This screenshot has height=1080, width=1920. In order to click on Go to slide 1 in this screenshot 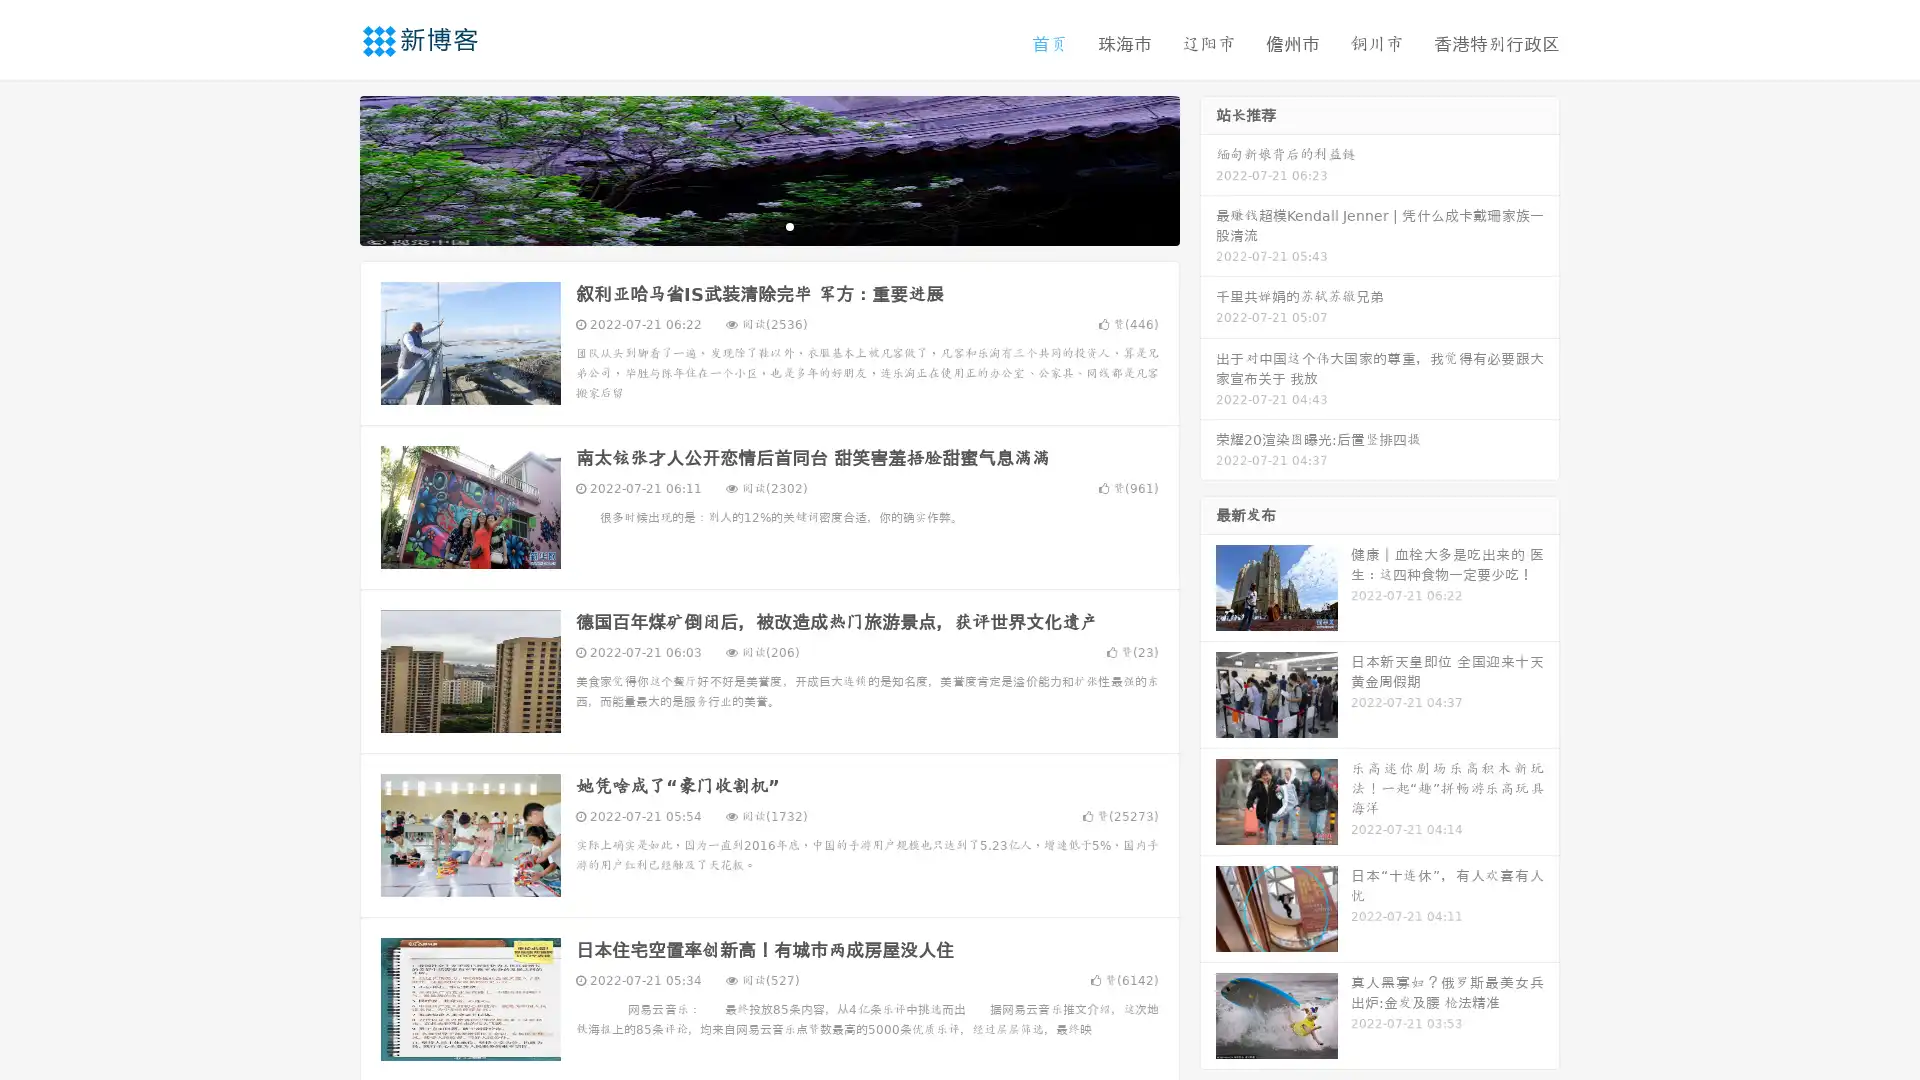, I will do `click(748, 225)`.